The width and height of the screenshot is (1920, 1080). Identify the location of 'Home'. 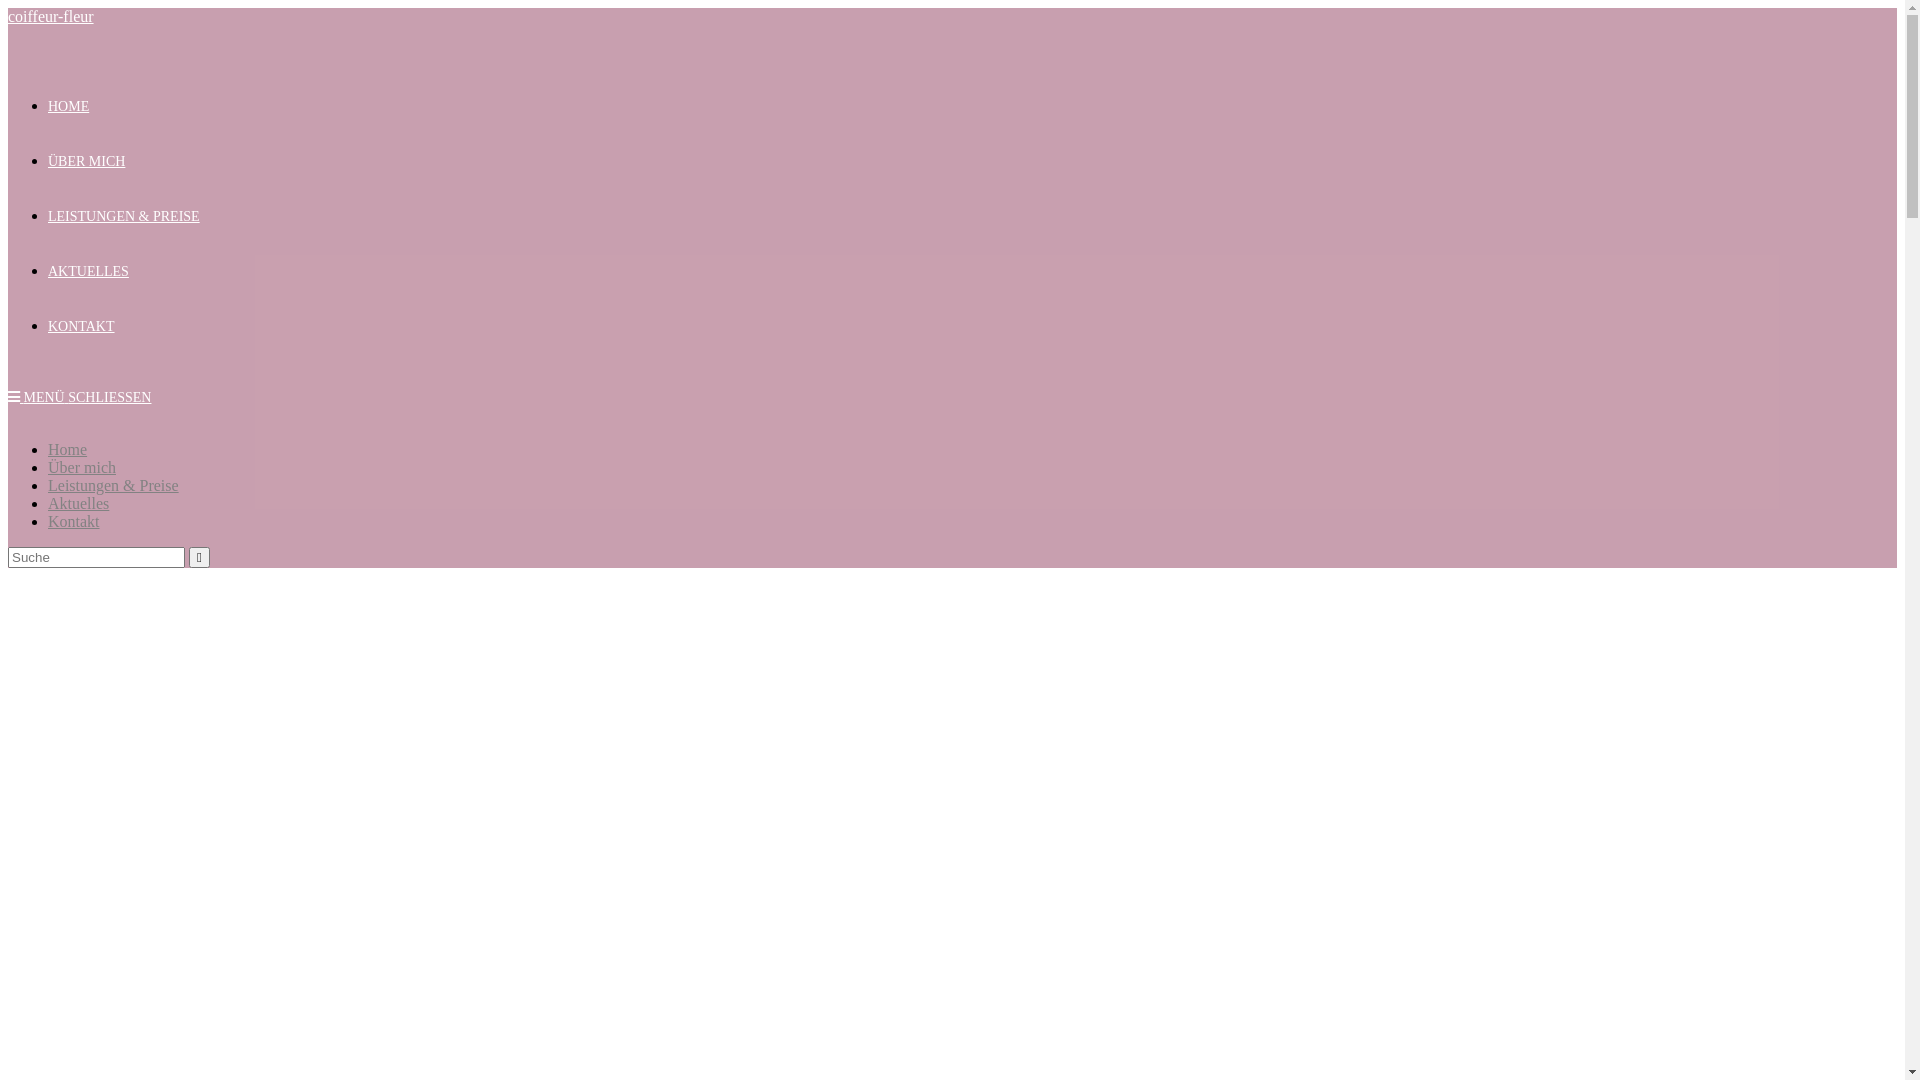
(67, 448).